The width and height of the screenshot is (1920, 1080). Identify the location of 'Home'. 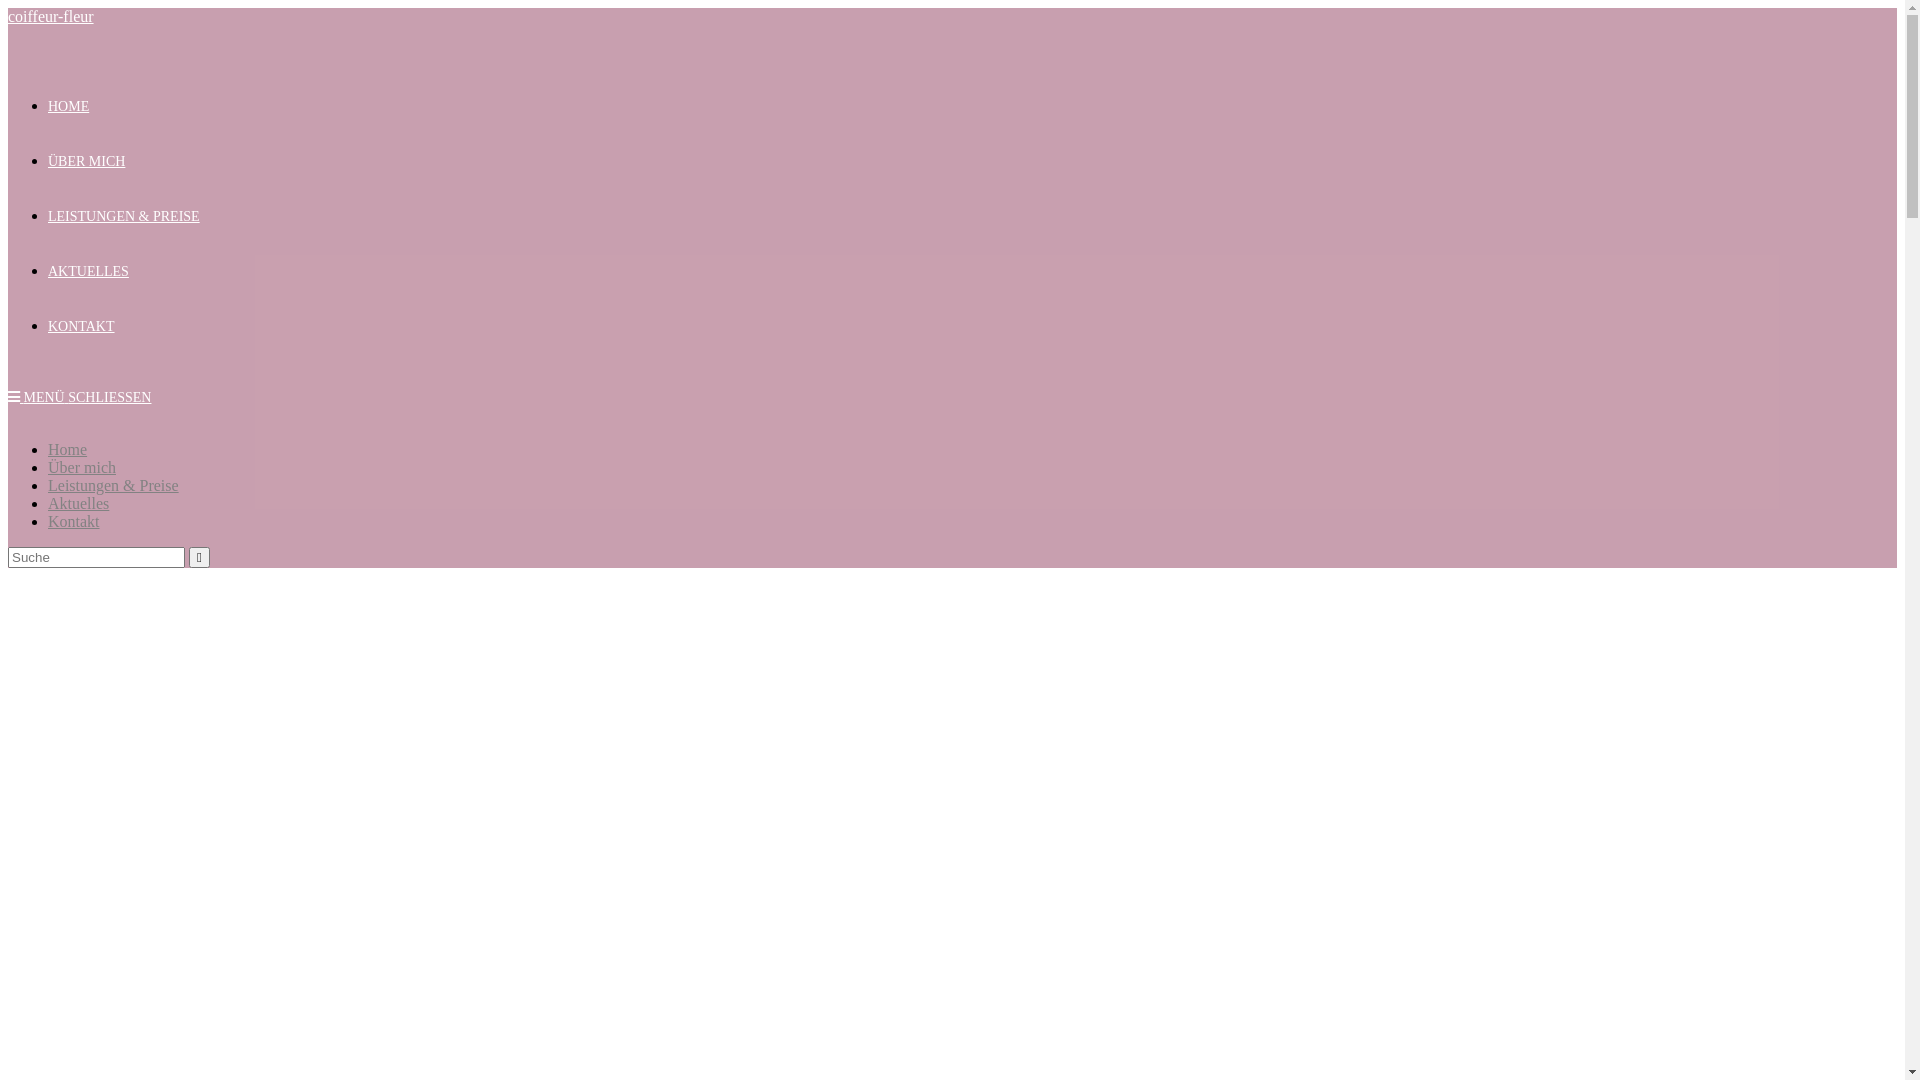
(67, 448).